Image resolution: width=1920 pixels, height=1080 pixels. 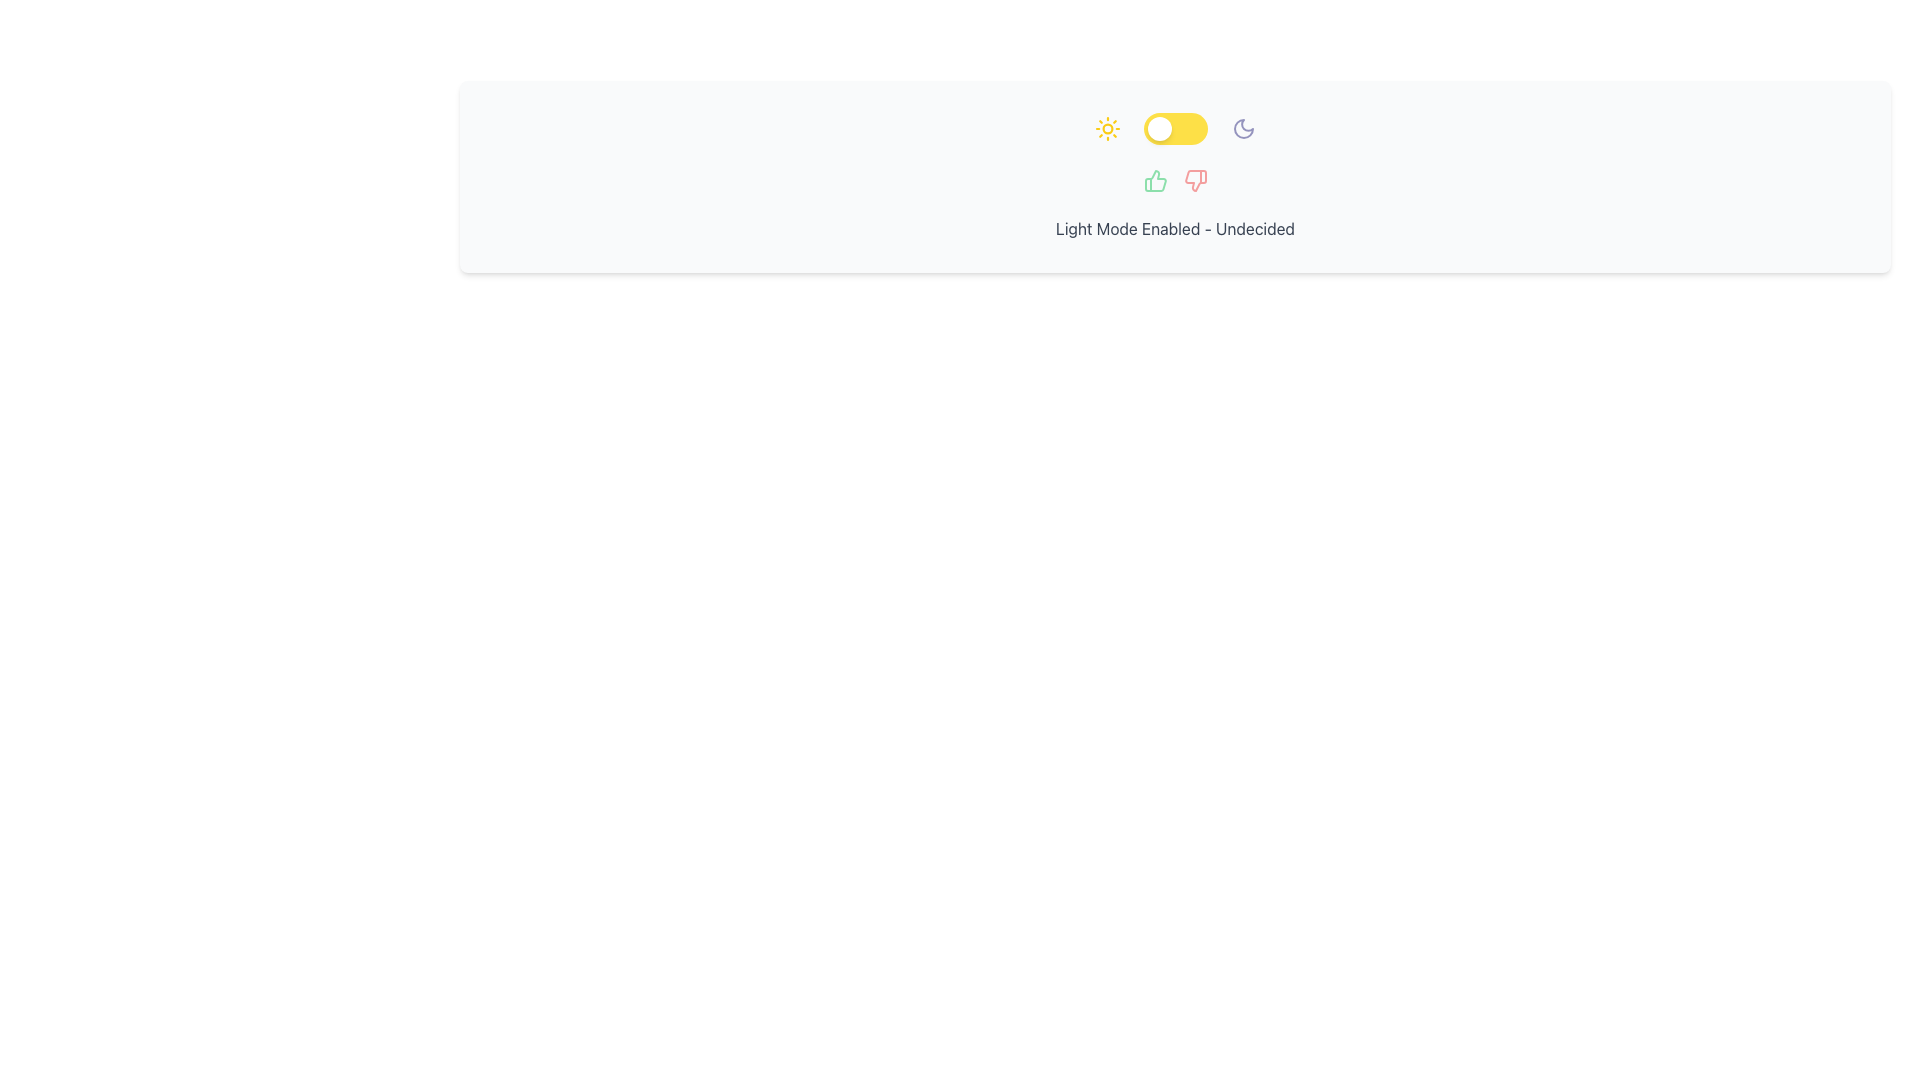 I want to click on the circular handle of the toggle switch located below the heading text and above the description with 'Light Mode Enabled - Undecided', so click(x=1175, y=128).